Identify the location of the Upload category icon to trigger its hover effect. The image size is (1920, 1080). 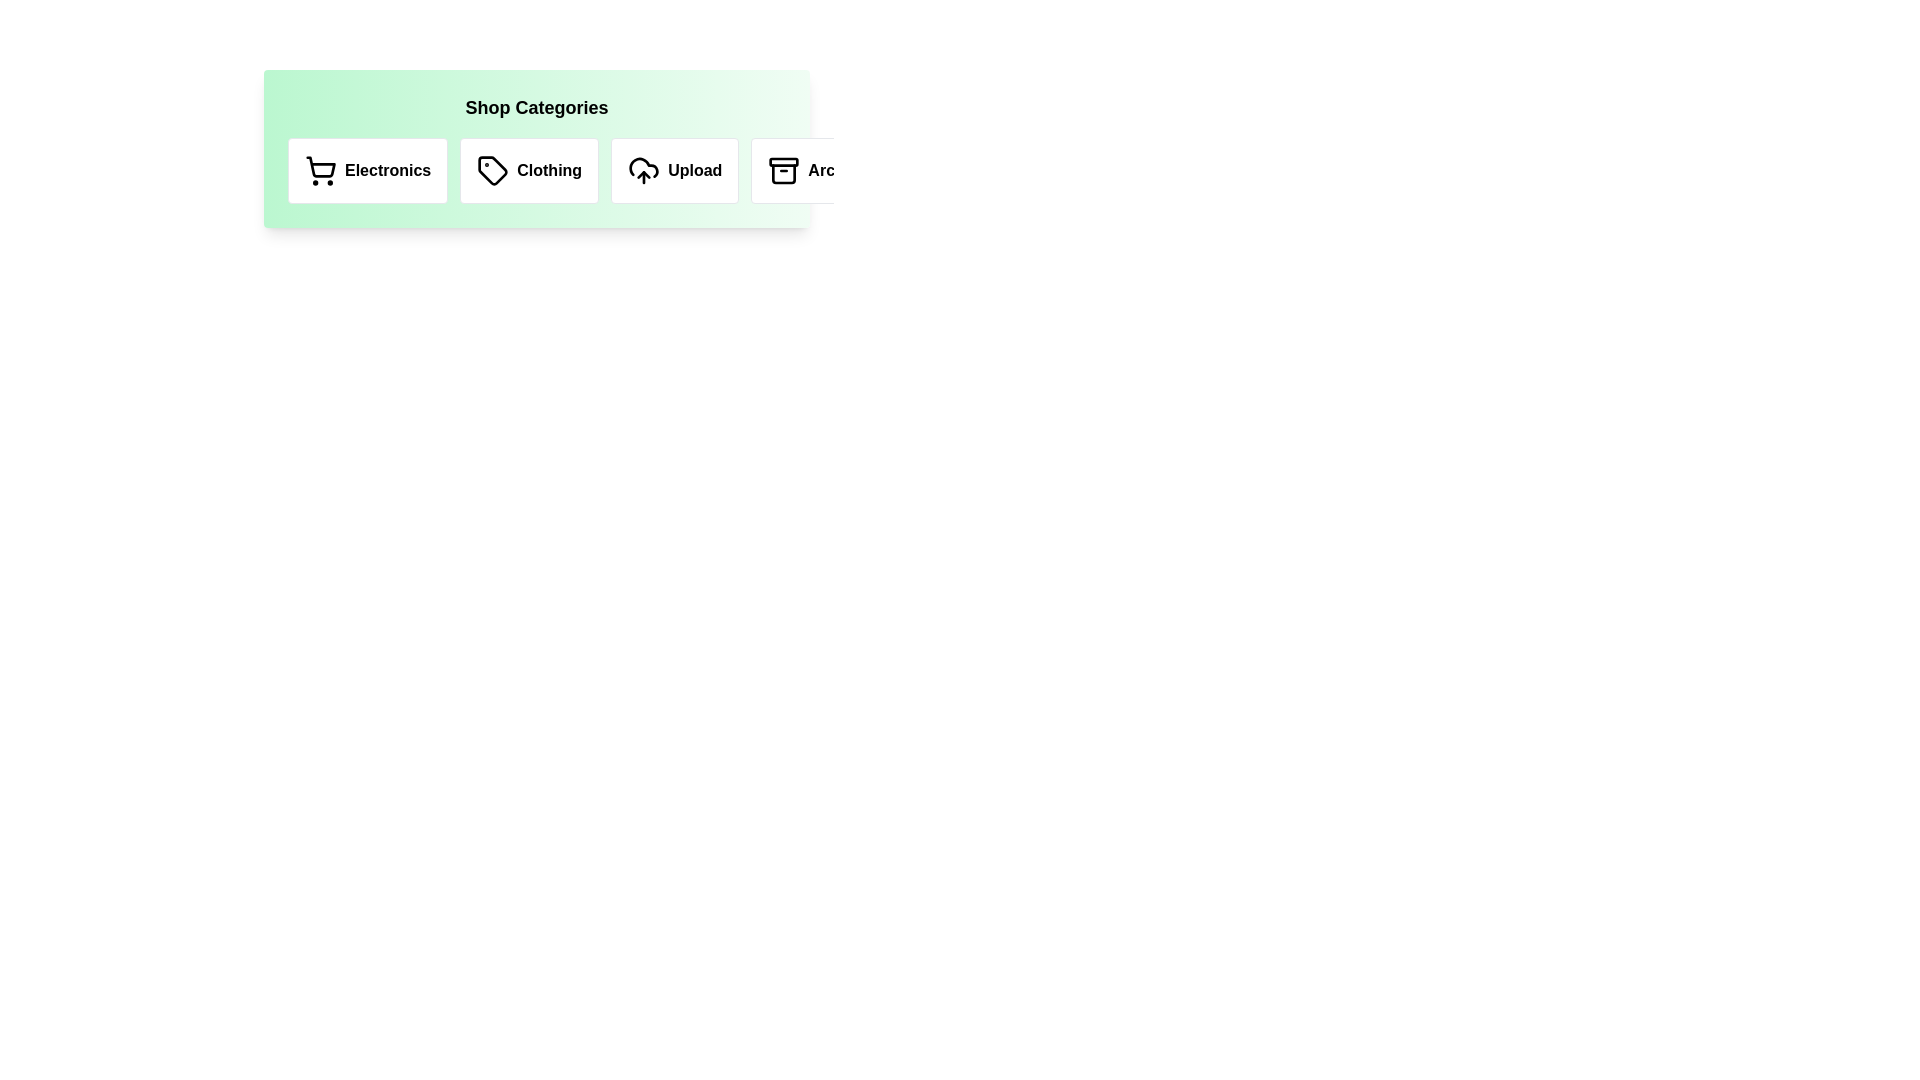
(675, 169).